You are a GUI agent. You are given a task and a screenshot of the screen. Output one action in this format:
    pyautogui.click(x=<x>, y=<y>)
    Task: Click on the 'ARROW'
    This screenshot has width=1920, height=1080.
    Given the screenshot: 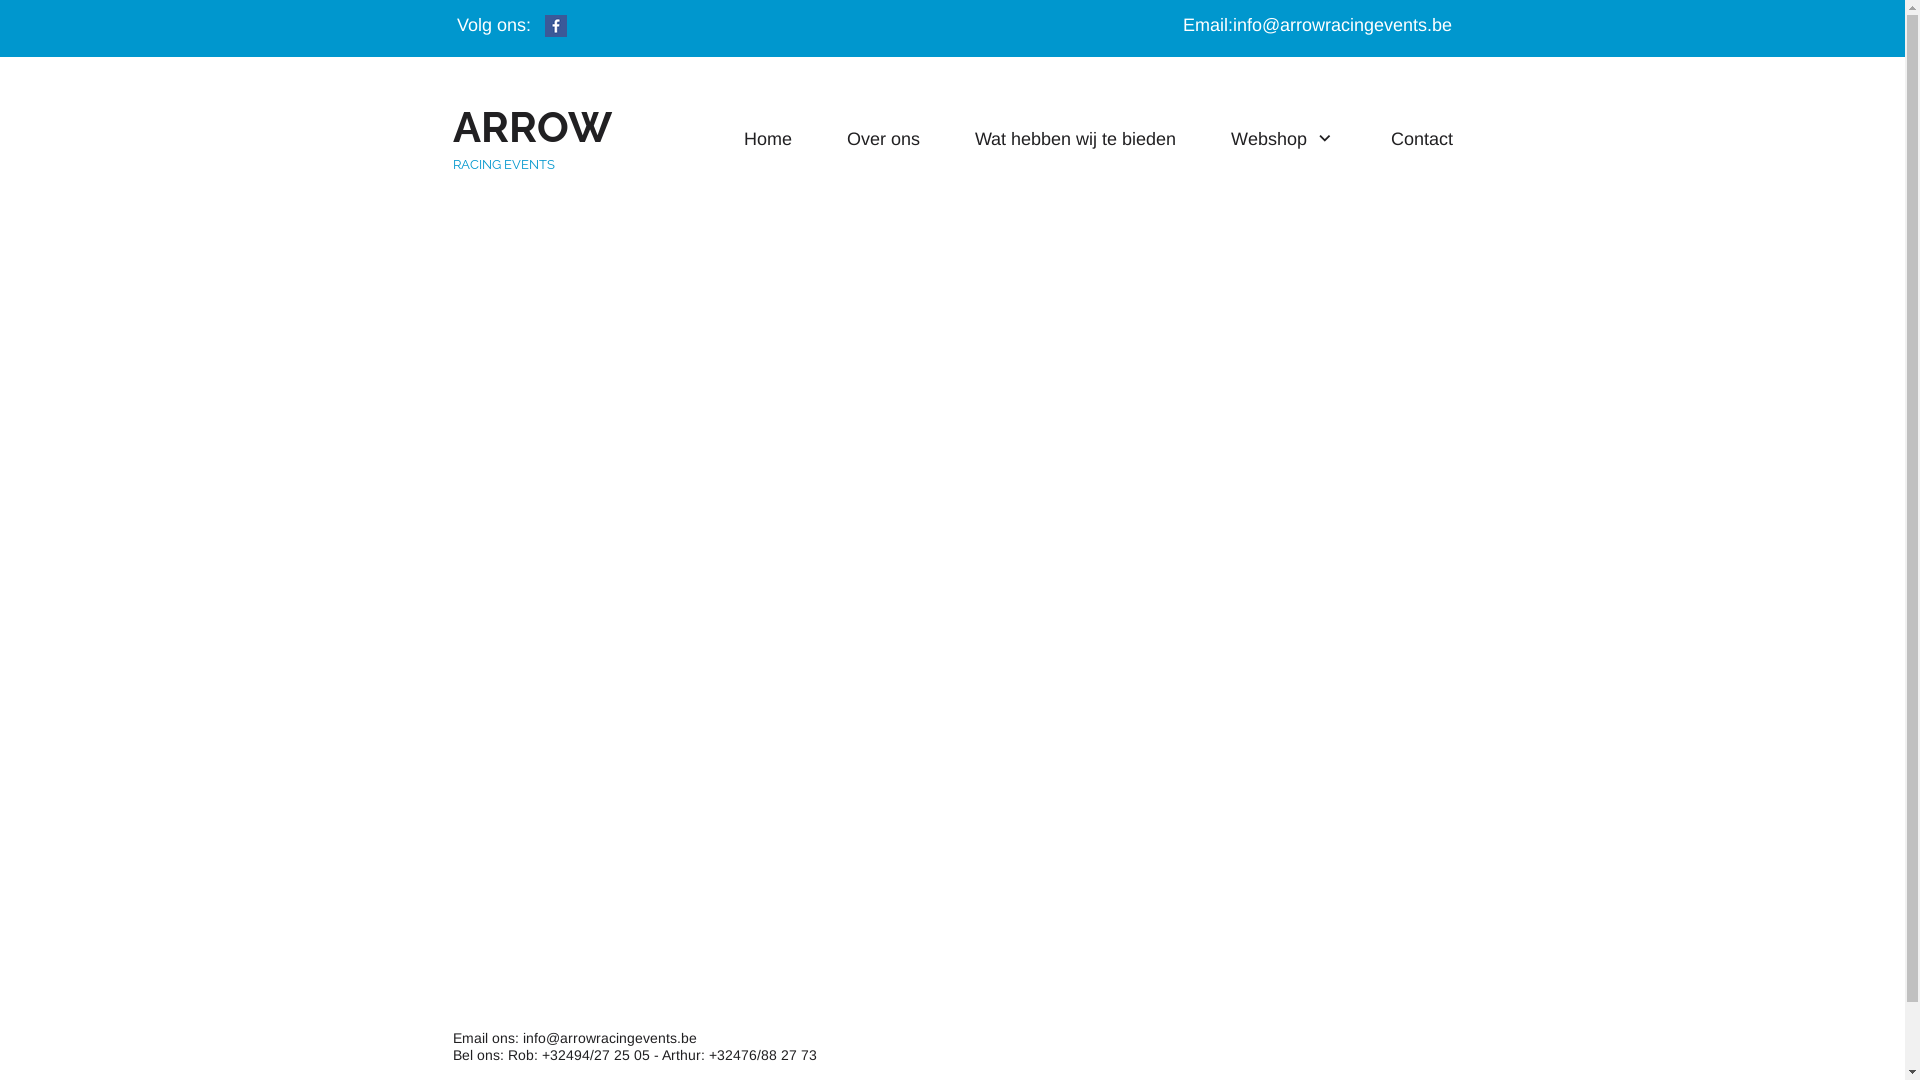 What is the action you would take?
    pyautogui.click(x=450, y=136)
    